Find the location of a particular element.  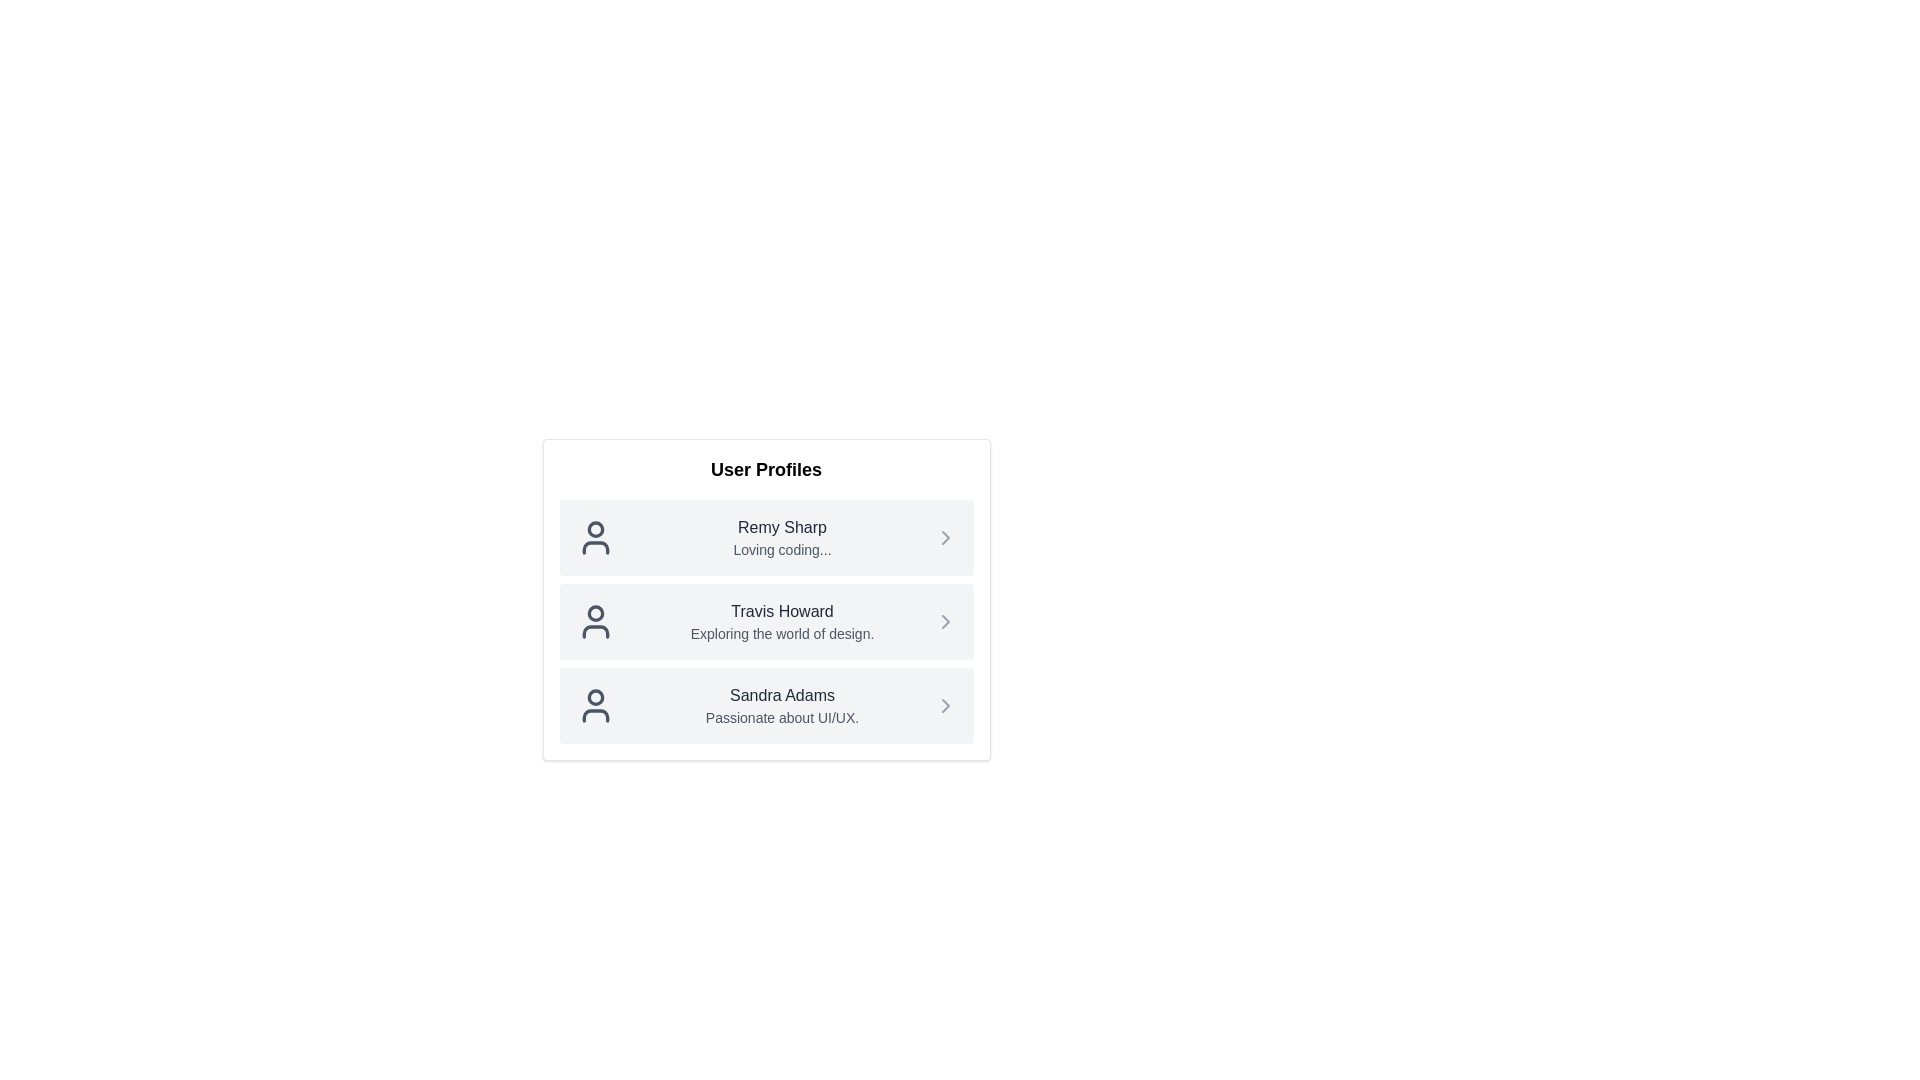

the user profile text block displaying 'Sandra Adams' with a bold font and 'Passionate about UI/UX.' styled in a lighter font, which is the third item in the vertical list of user profiles is located at coordinates (781, 704).